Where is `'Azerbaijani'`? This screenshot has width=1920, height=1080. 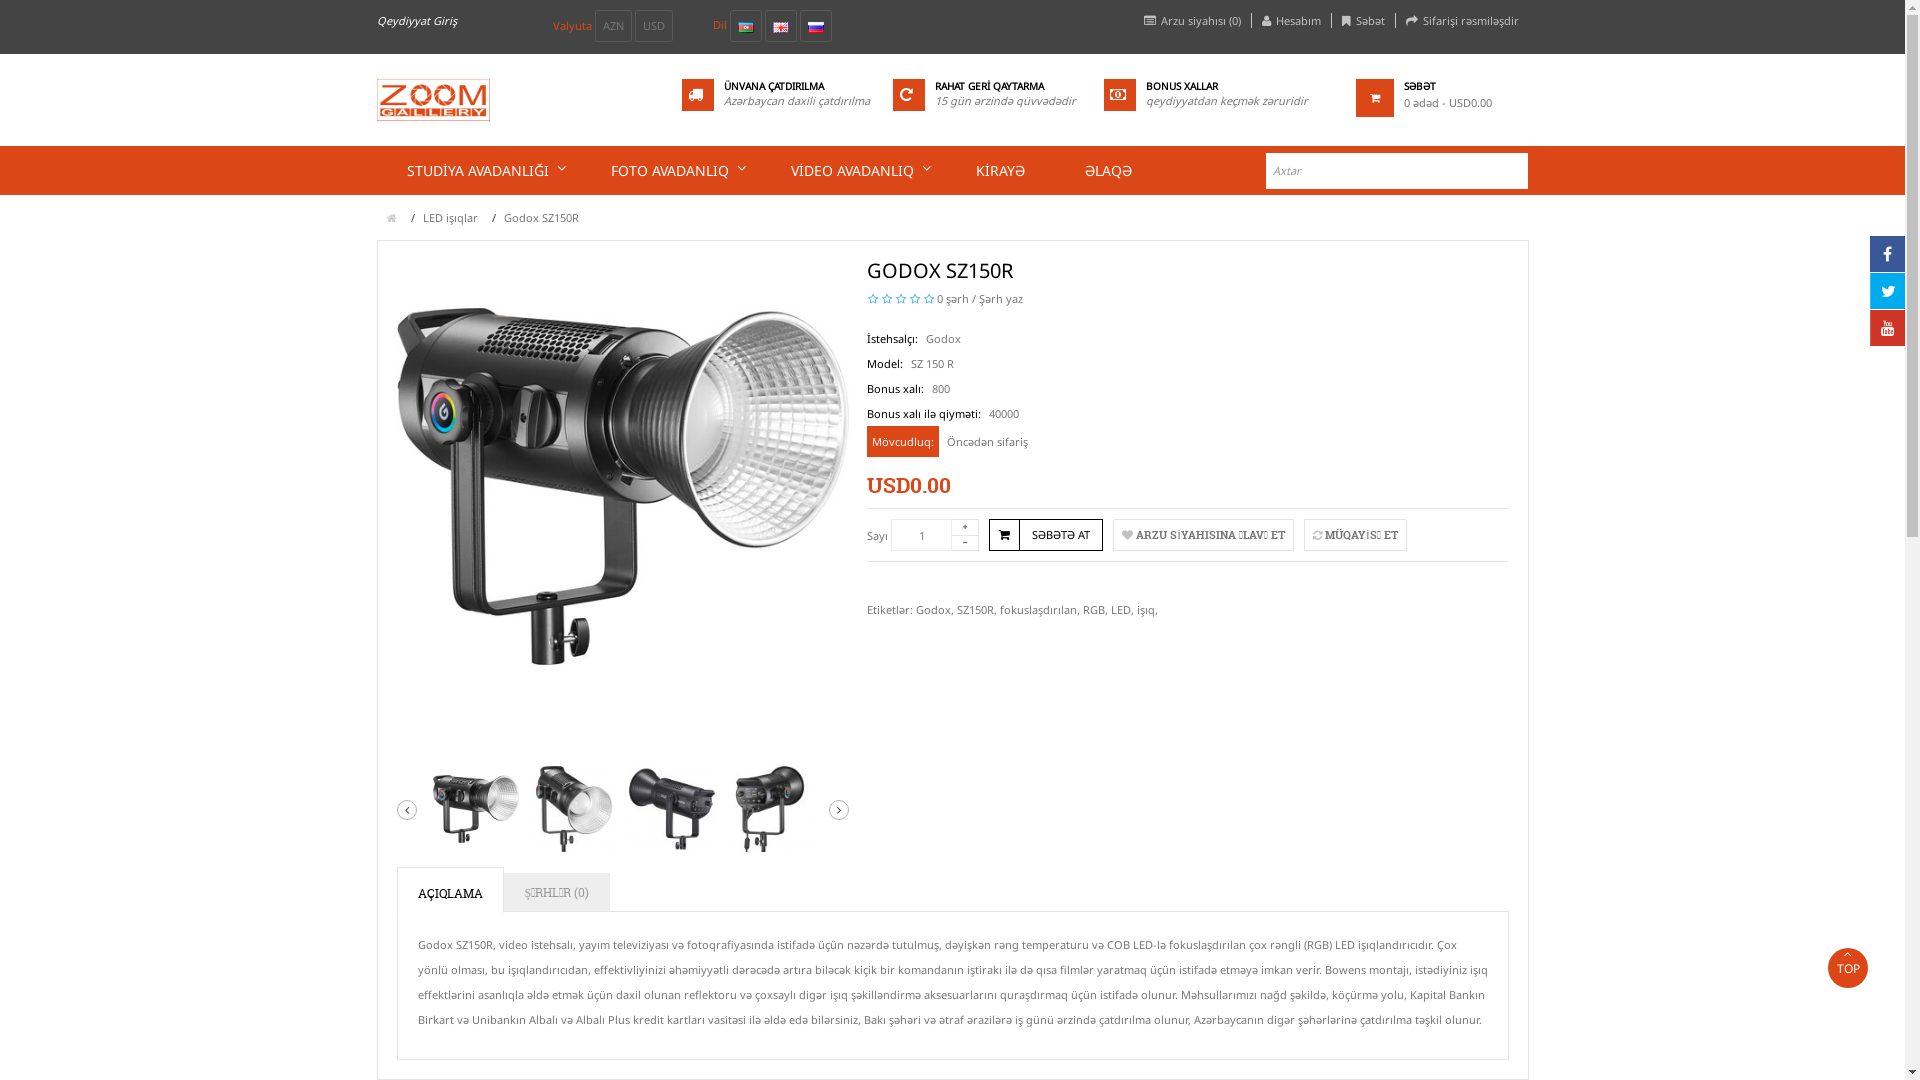 'Azerbaijani' is located at coordinates (737, 27).